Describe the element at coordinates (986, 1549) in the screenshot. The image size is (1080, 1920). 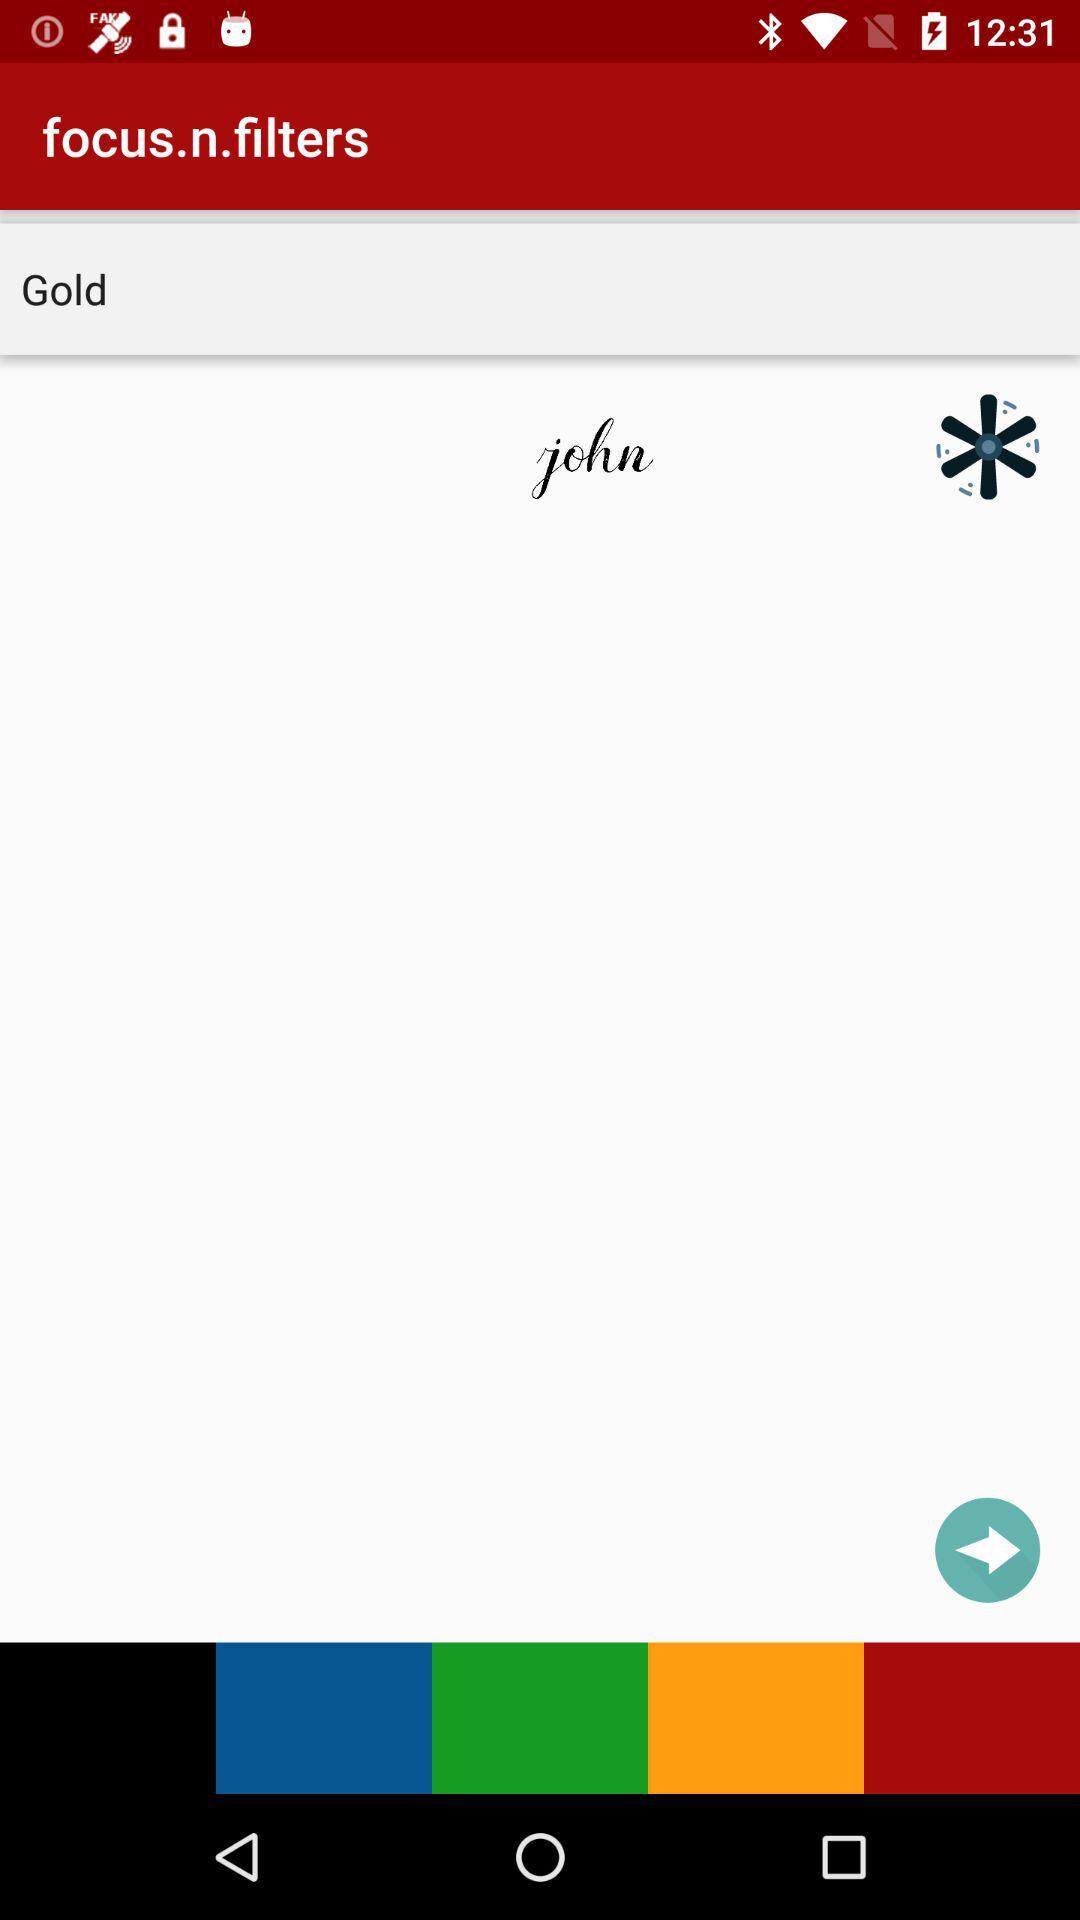
I see `the arrow_forward icon` at that location.